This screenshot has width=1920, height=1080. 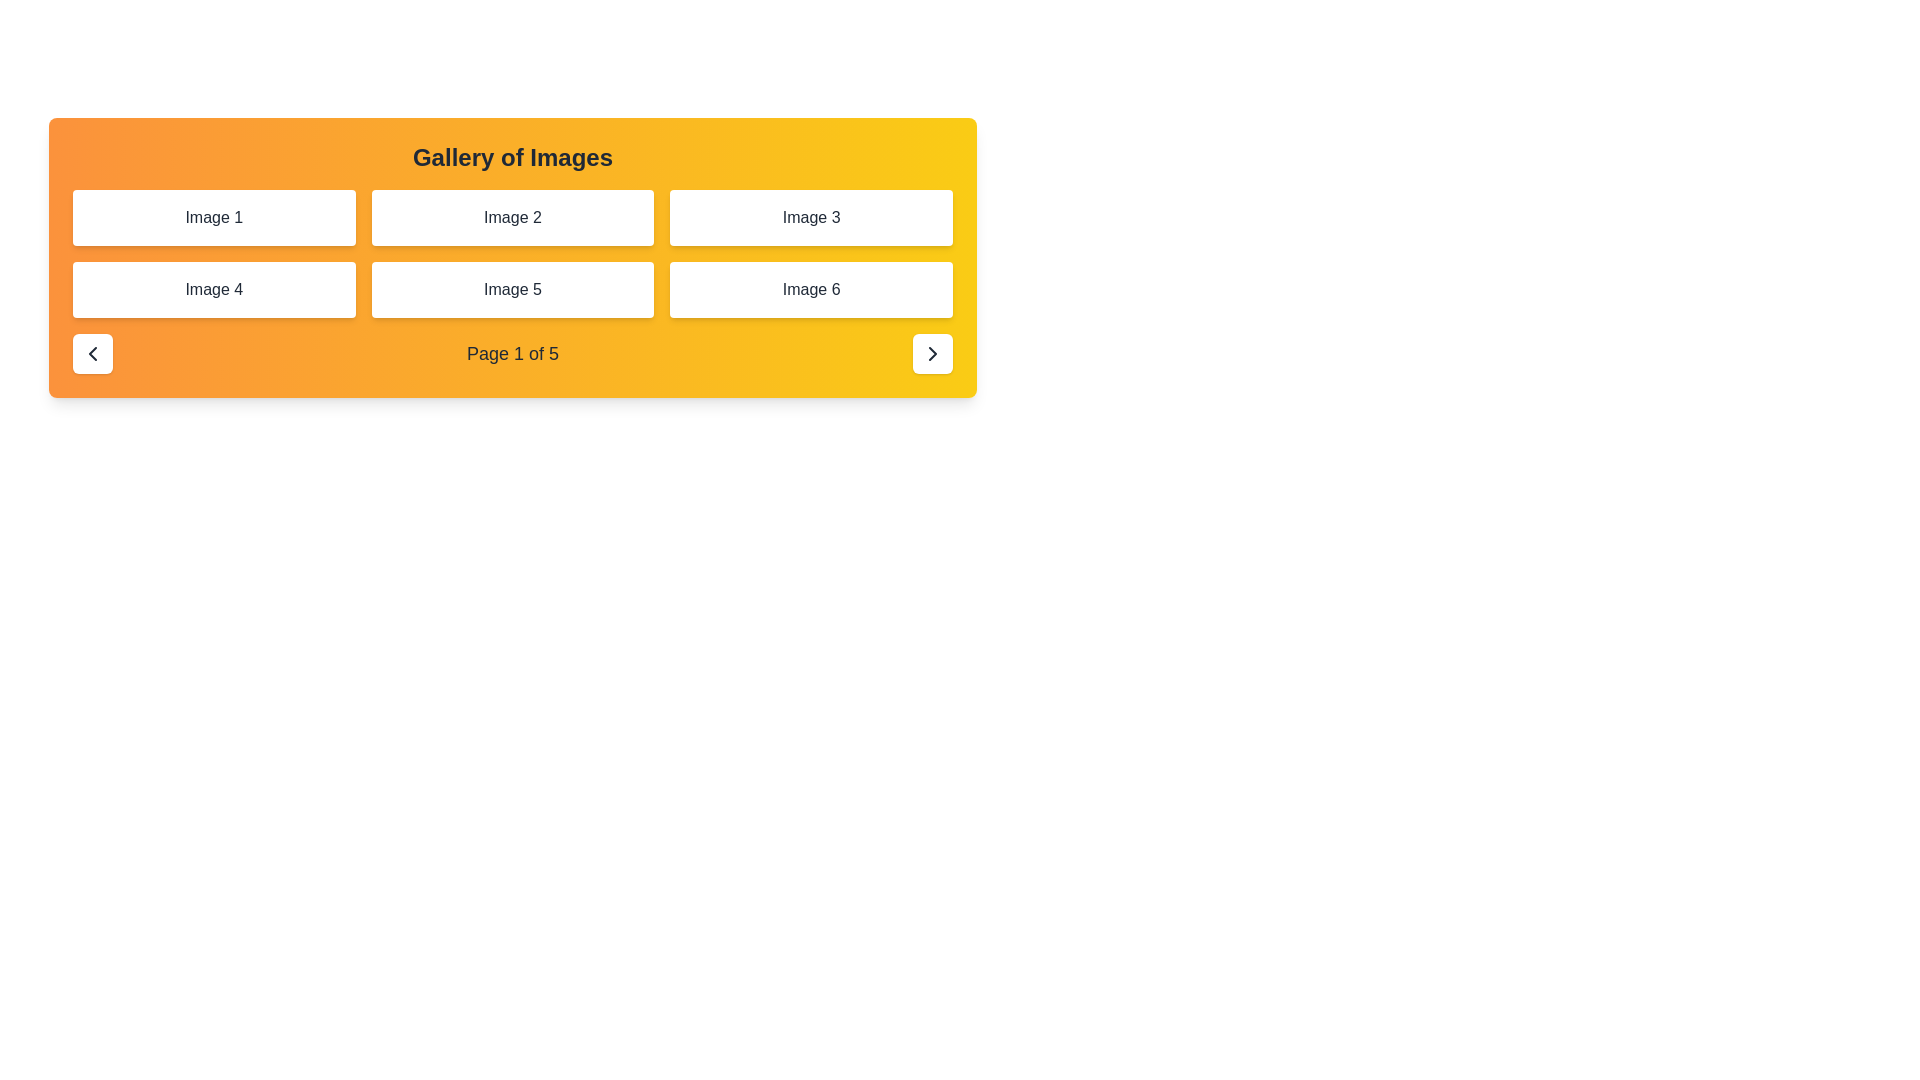 I want to click on the static display card that displays 'Image 2', which is a white rectangular card with rounded corners and a shadow effect, located in the first row and middle column of the grid layout, so click(x=513, y=218).